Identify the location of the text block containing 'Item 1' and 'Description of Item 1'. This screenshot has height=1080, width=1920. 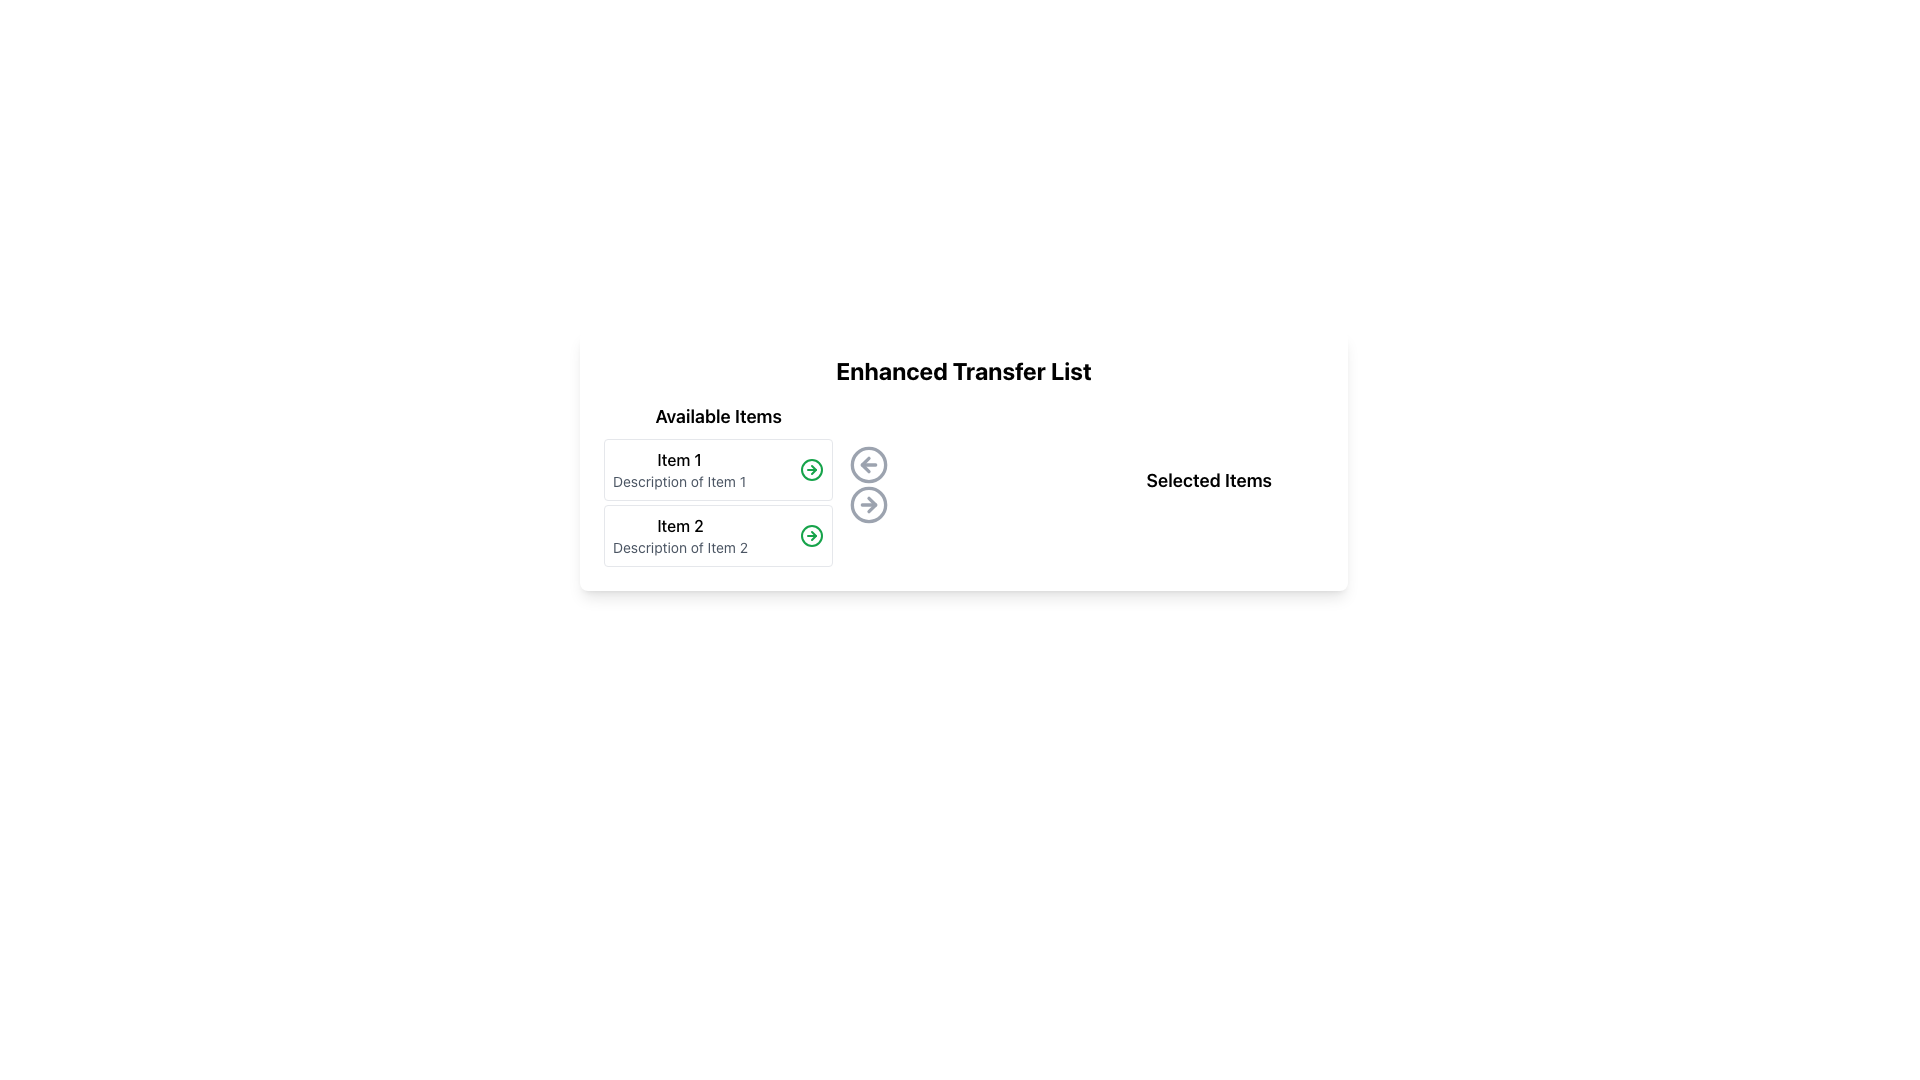
(679, 470).